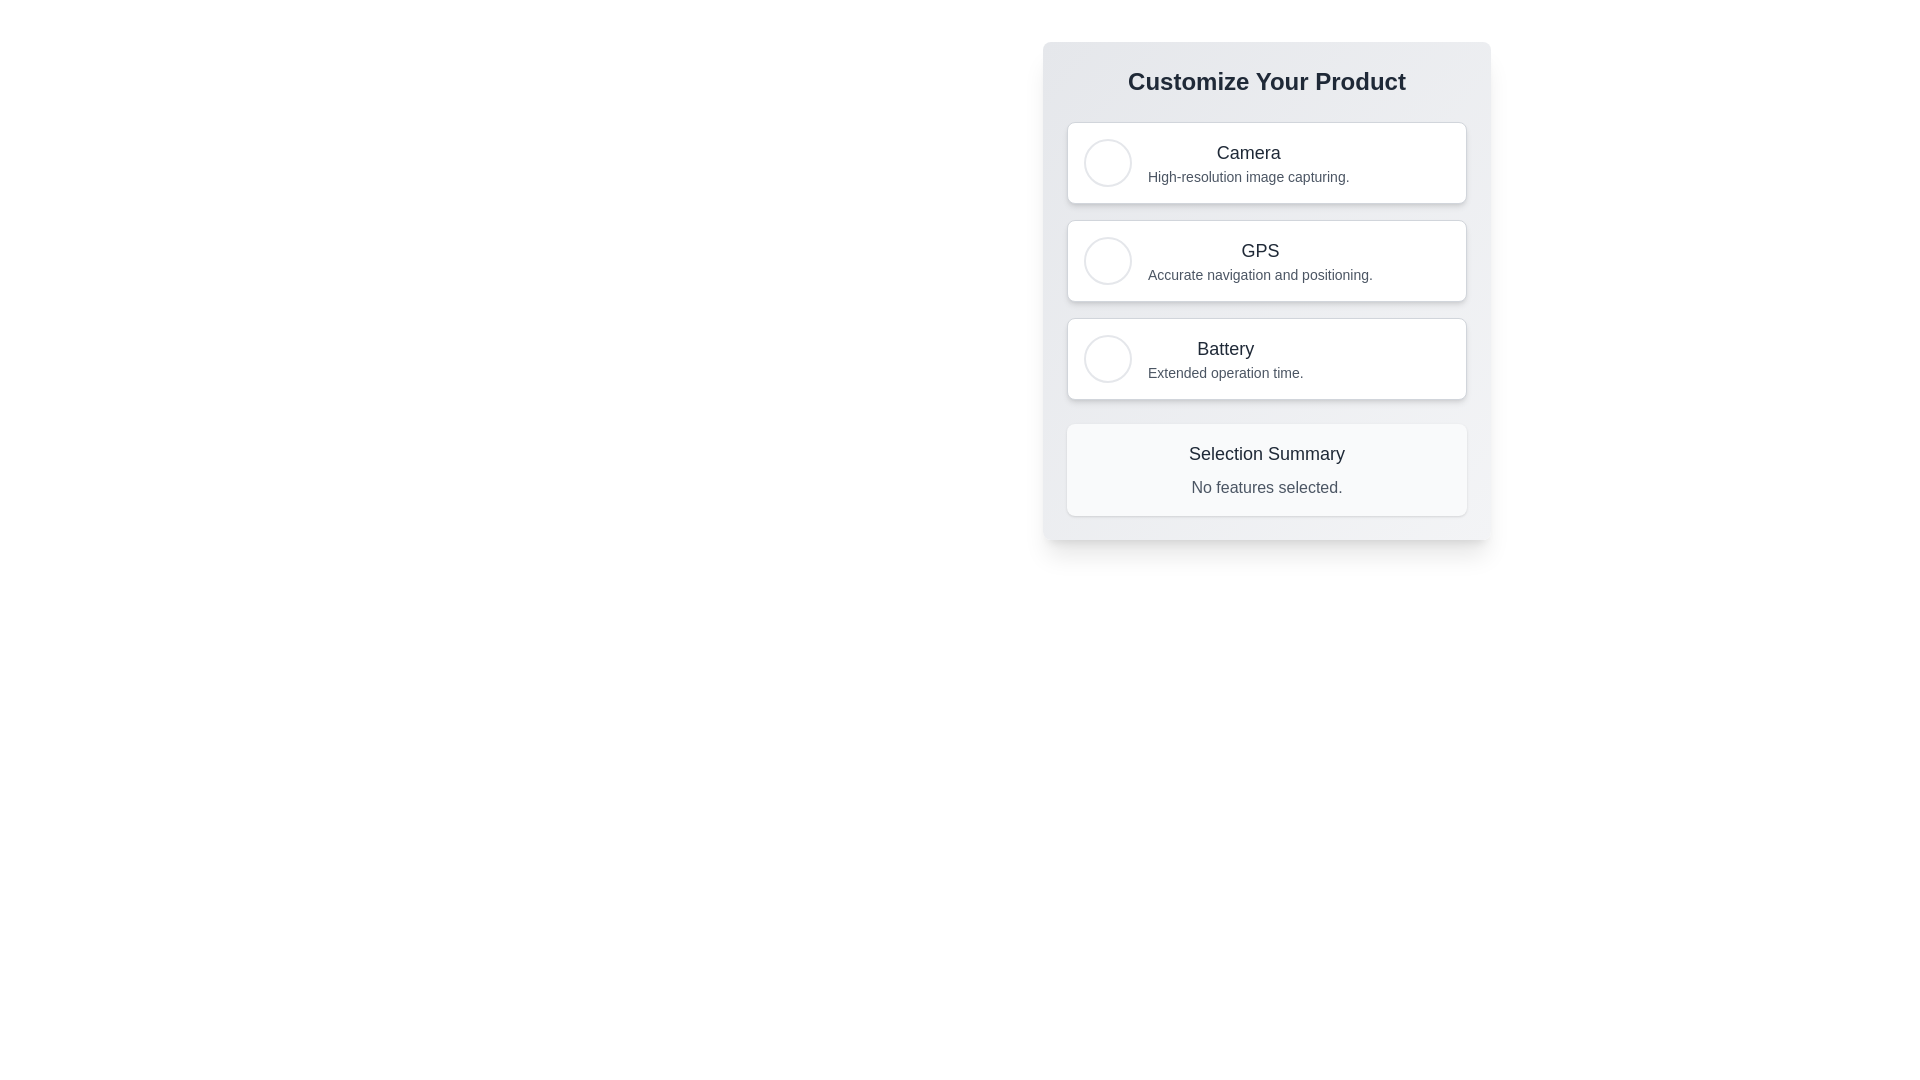  I want to click on the 'Battery' text label displayed in large, bold, dark gray font within the third option card of the vertical list, so click(1224, 347).